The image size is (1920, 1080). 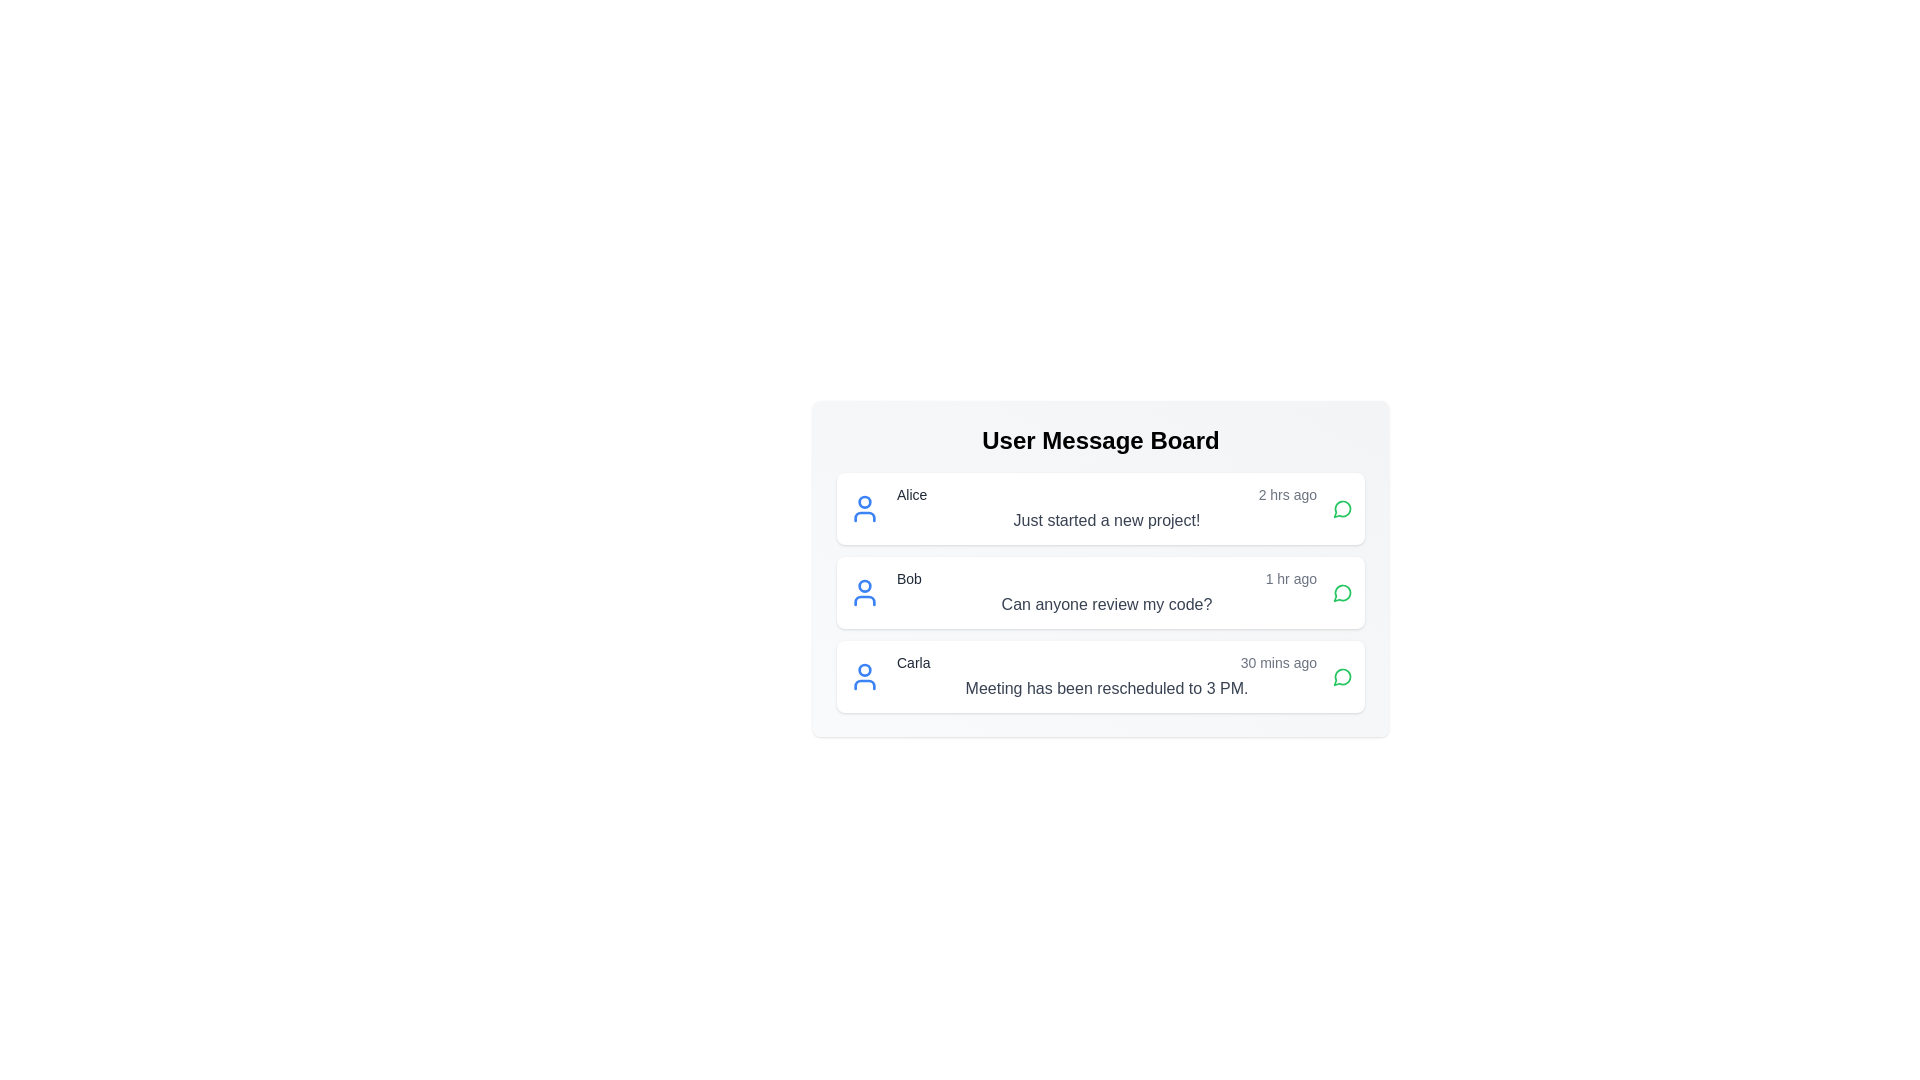 What do you see at coordinates (864, 676) in the screenshot?
I see `the user icon corresponding to Carla` at bounding box center [864, 676].